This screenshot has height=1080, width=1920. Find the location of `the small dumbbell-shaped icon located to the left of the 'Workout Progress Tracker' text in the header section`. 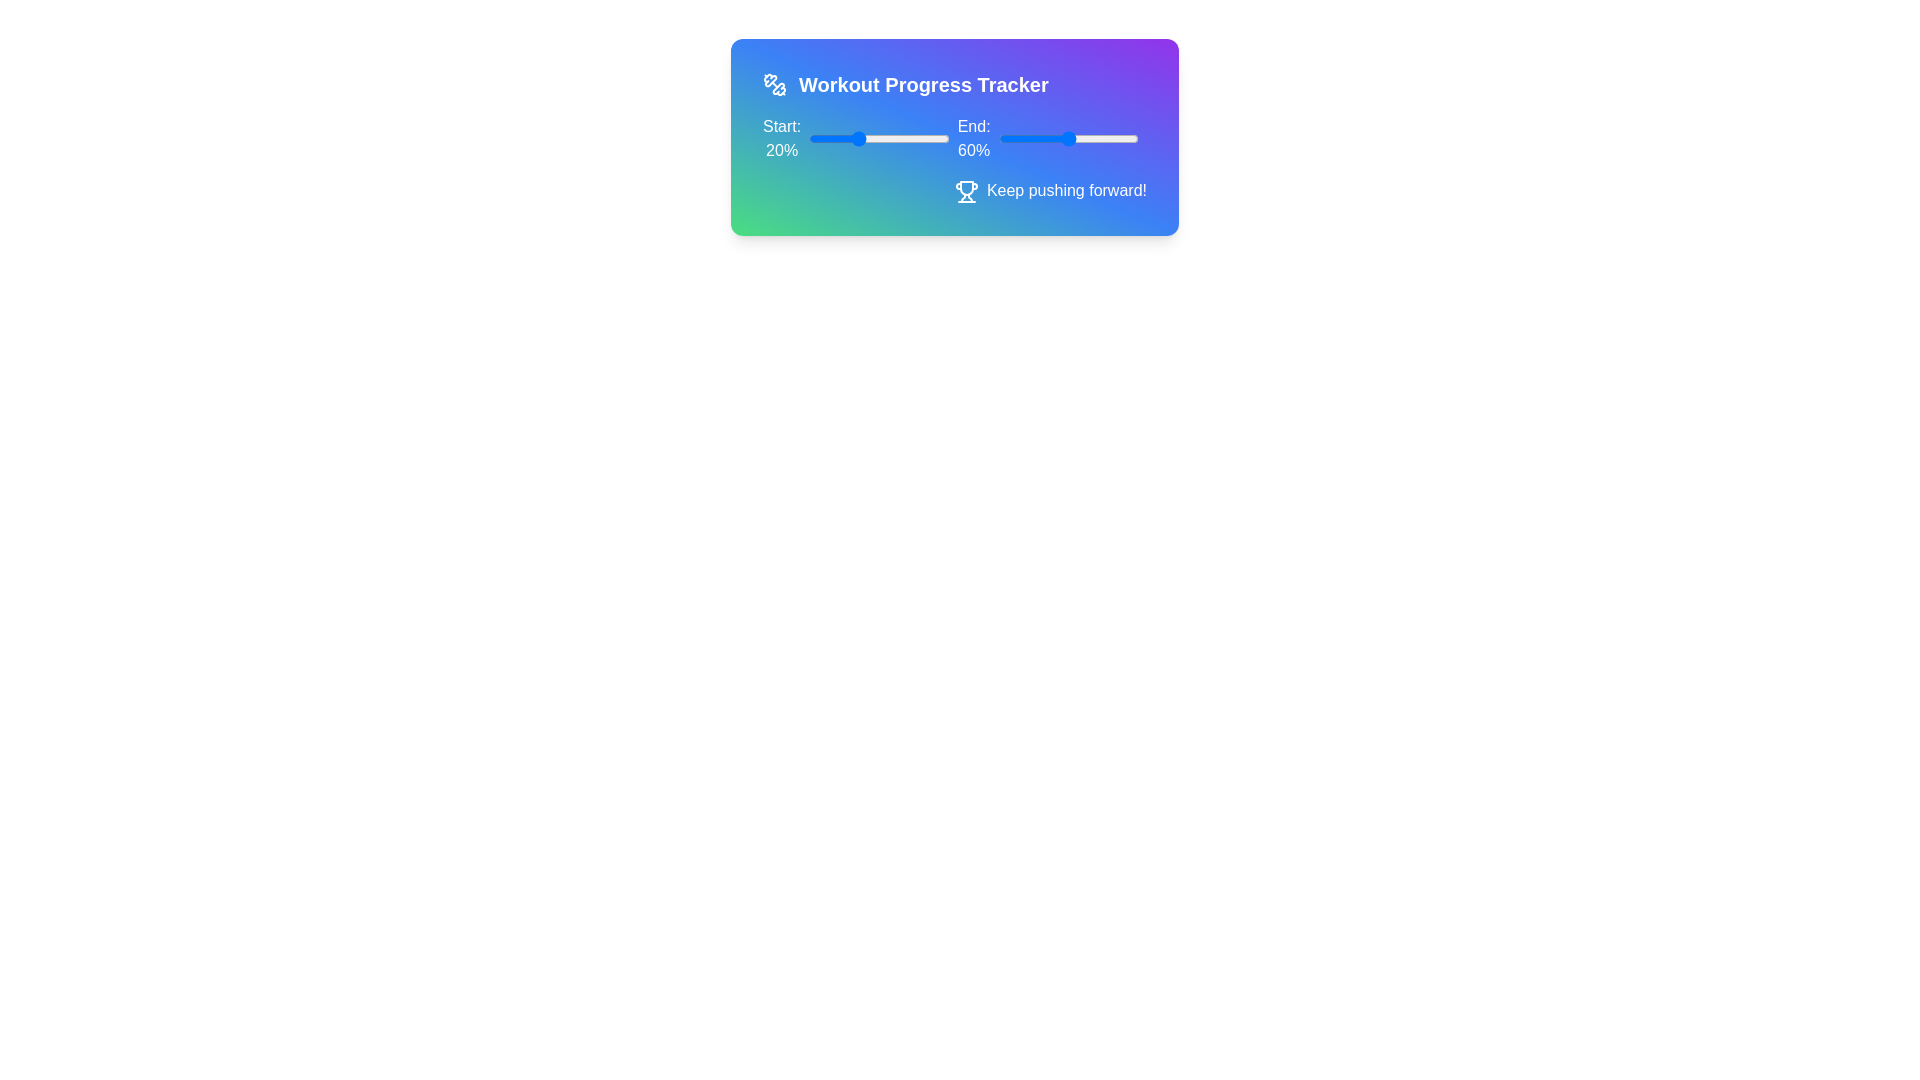

the small dumbbell-shaped icon located to the left of the 'Workout Progress Tracker' text in the header section is located at coordinates (773, 83).